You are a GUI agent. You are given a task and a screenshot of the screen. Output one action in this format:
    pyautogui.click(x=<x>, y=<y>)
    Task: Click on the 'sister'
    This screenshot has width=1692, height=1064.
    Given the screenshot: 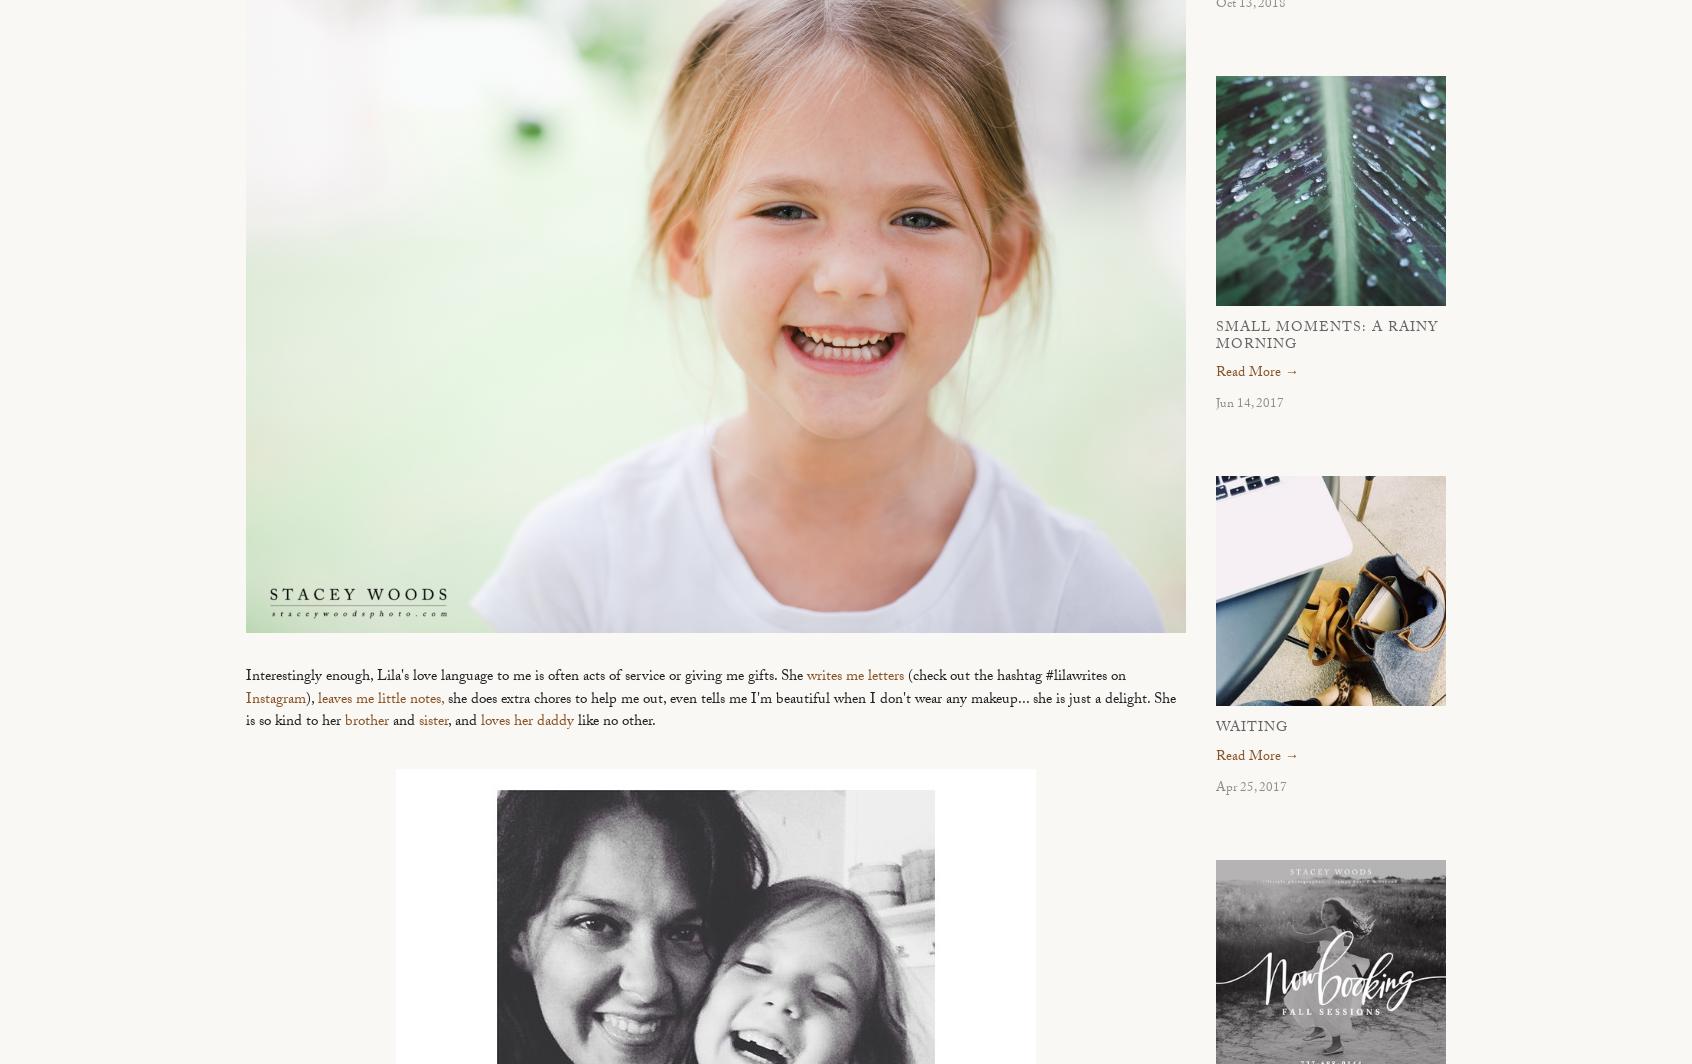 What is the action you would take?
    pyautogui.click(x=432, y=722)
    